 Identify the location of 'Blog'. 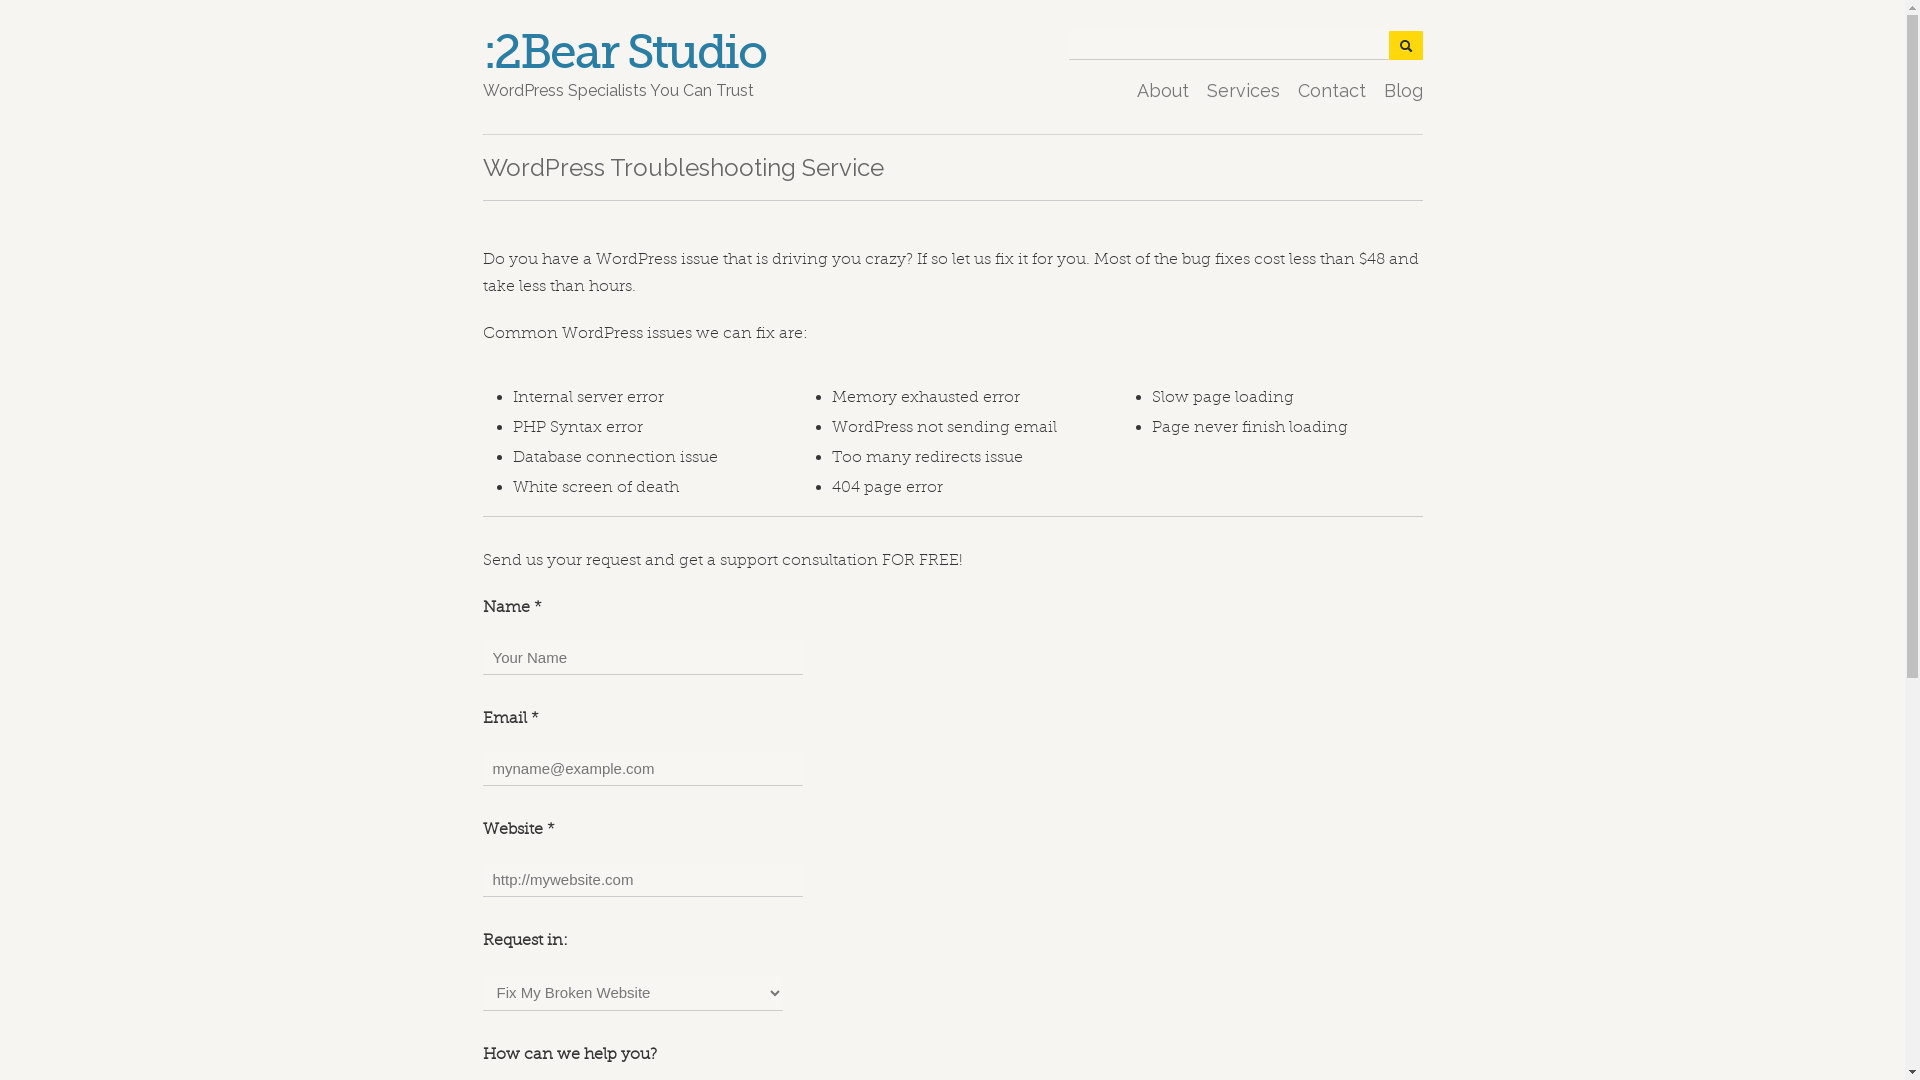
(1382, 90).